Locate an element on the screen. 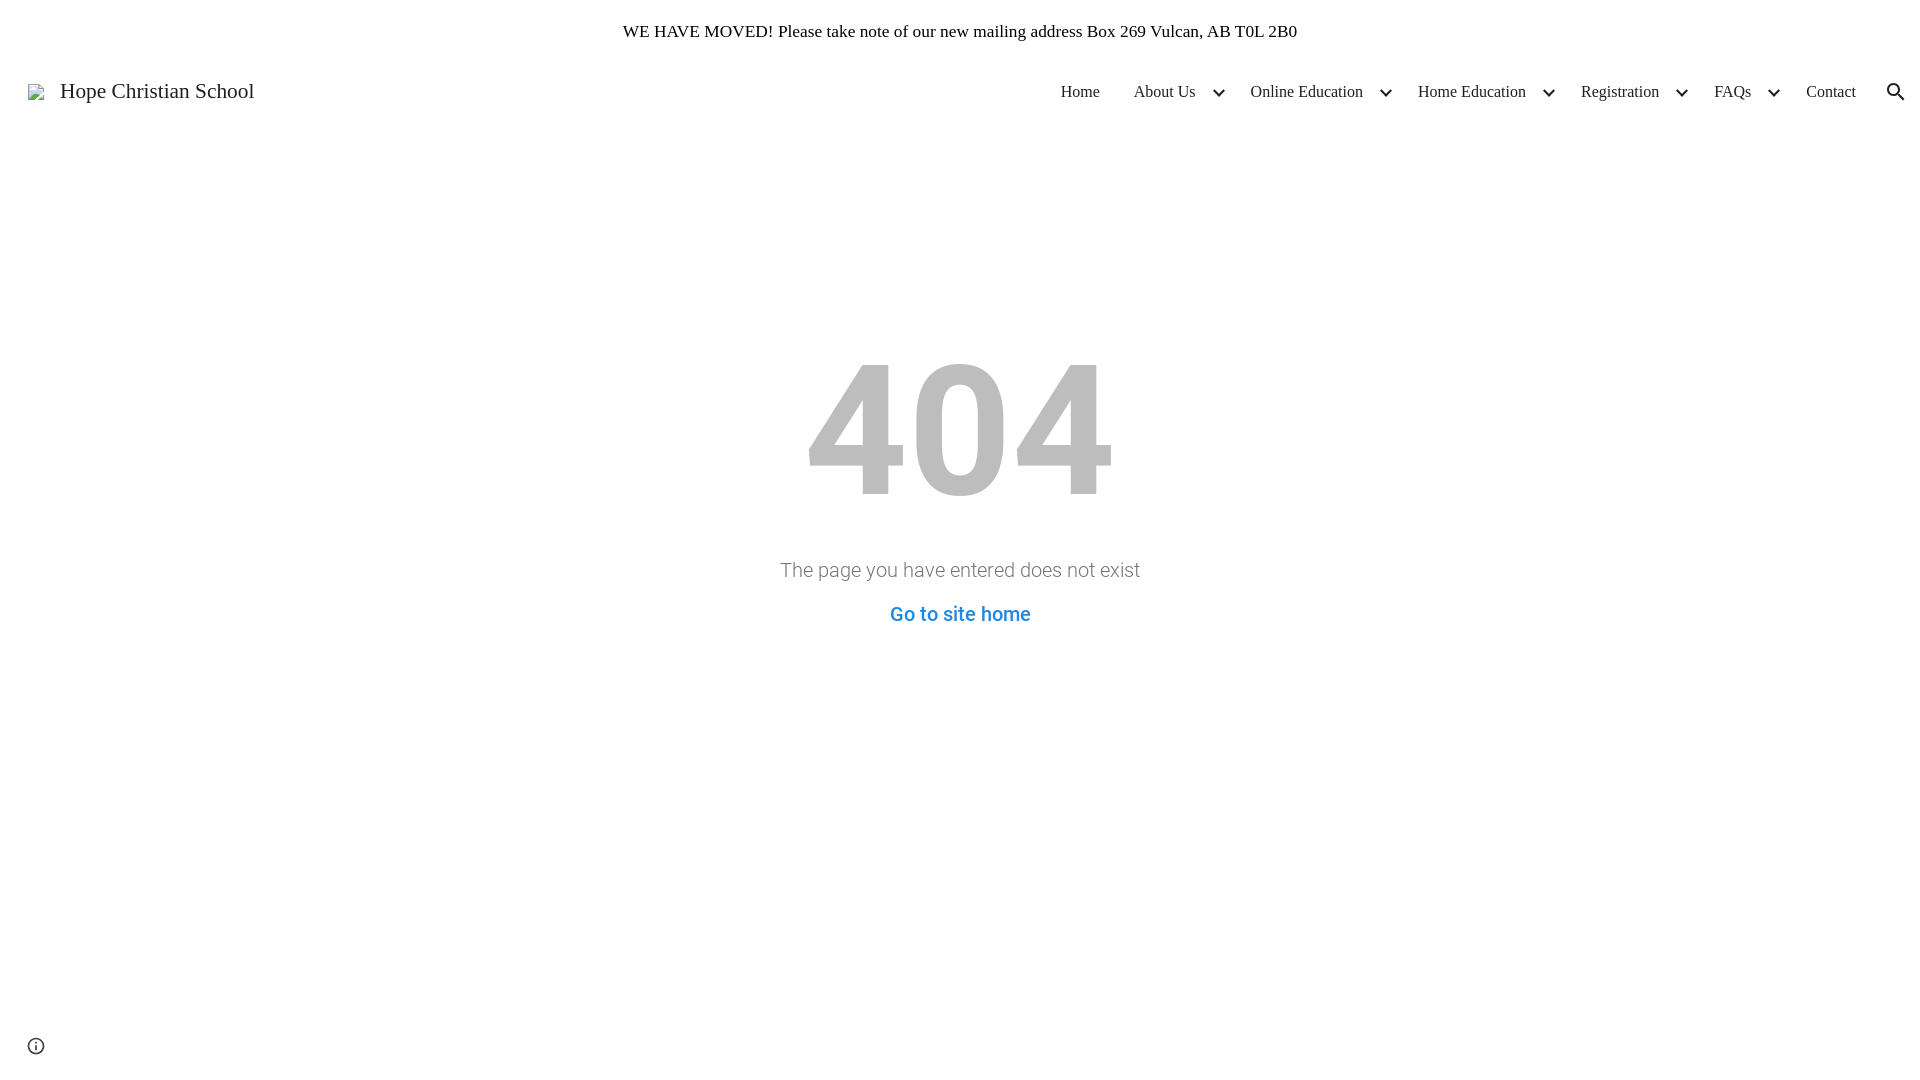  'Expand/Collapse' is located at coordinates (1538, 92).